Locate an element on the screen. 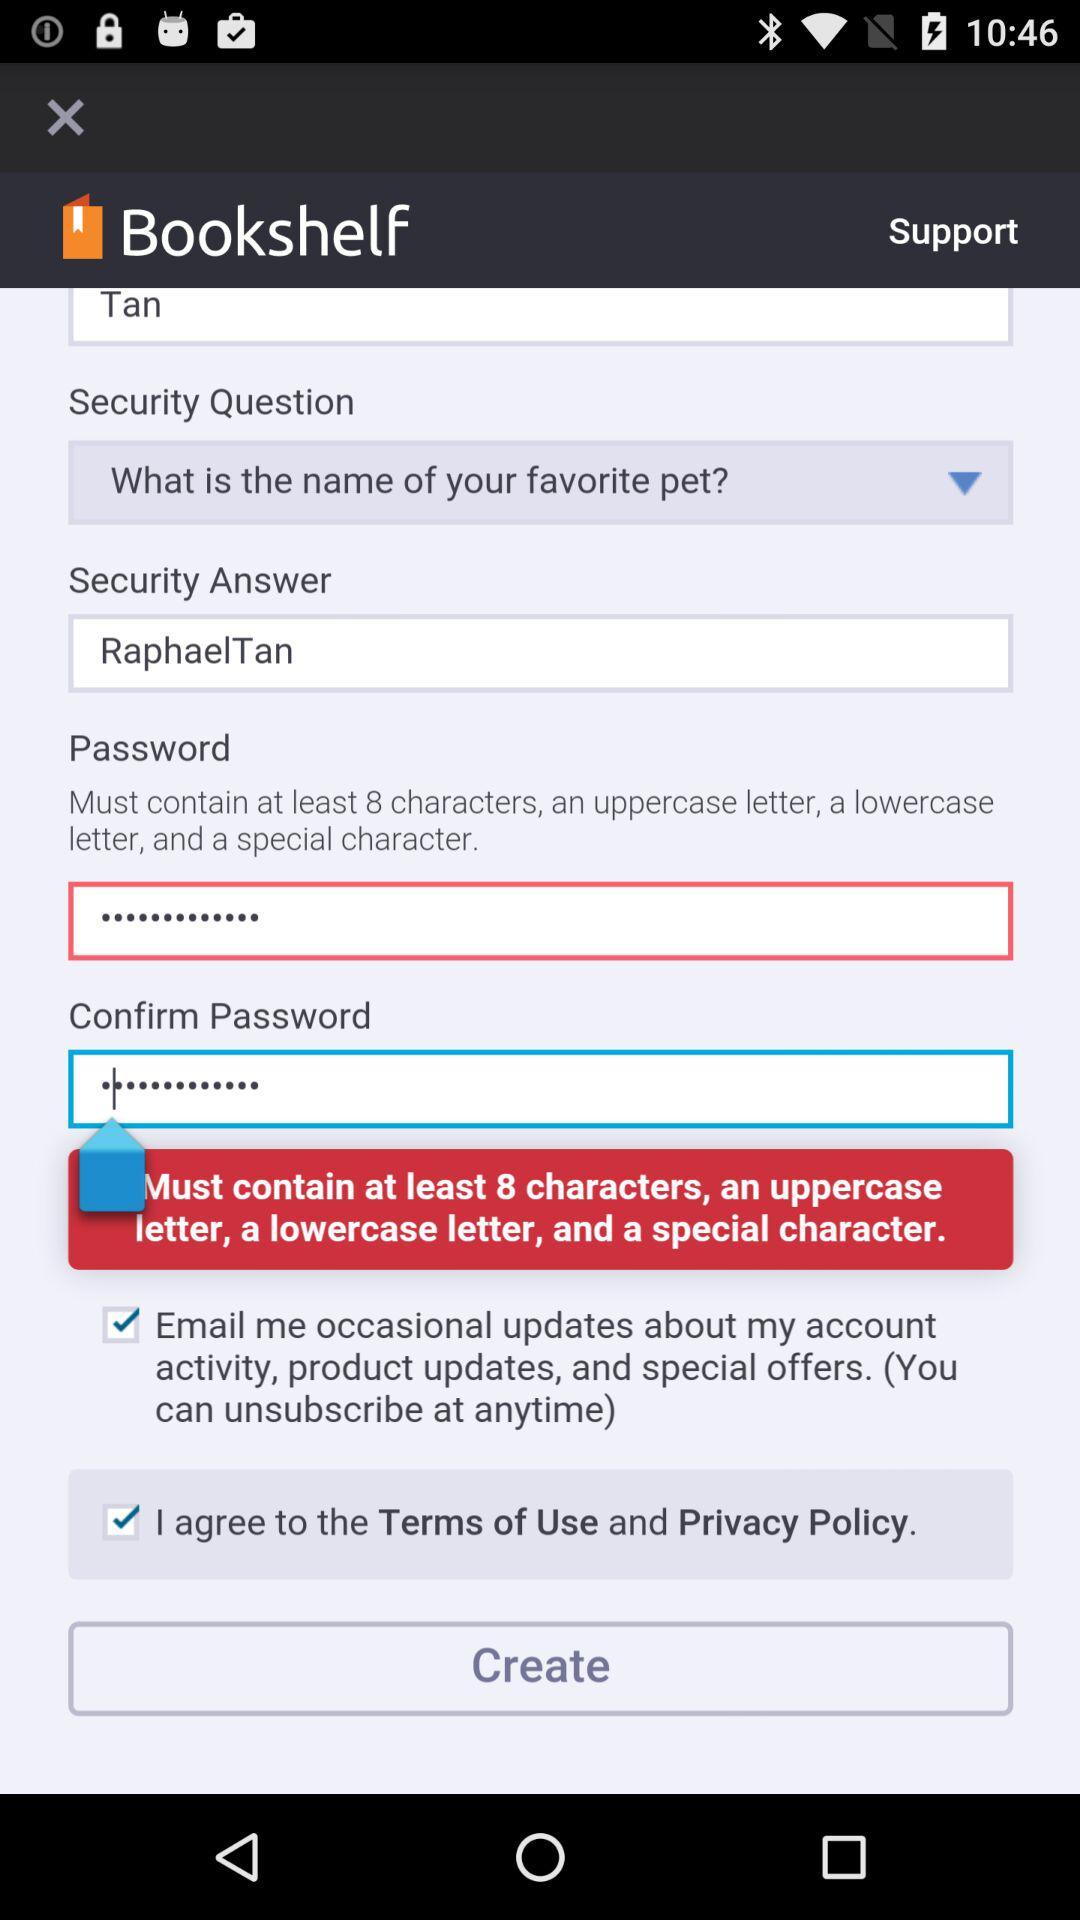  the close icon is located at coordinates (64, 124).